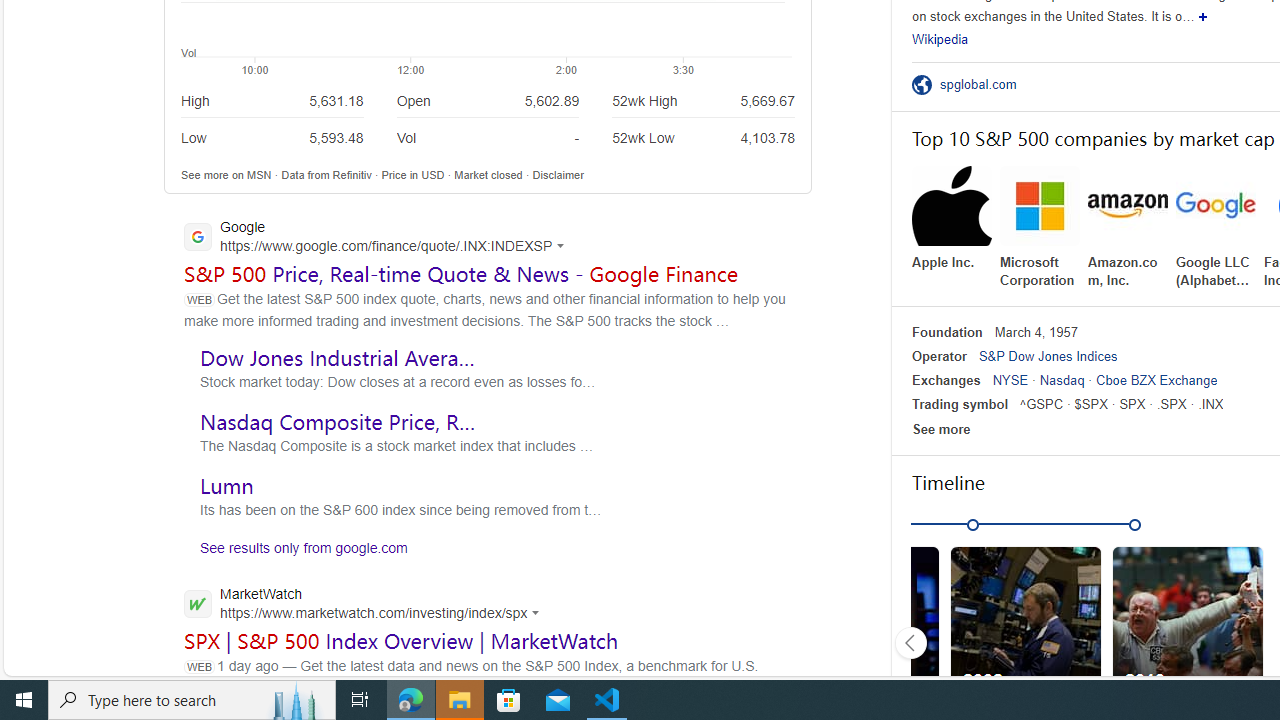 This screenshot has height=720, width=1280. I want to click on 'Trading symbol', so click(960, 404).